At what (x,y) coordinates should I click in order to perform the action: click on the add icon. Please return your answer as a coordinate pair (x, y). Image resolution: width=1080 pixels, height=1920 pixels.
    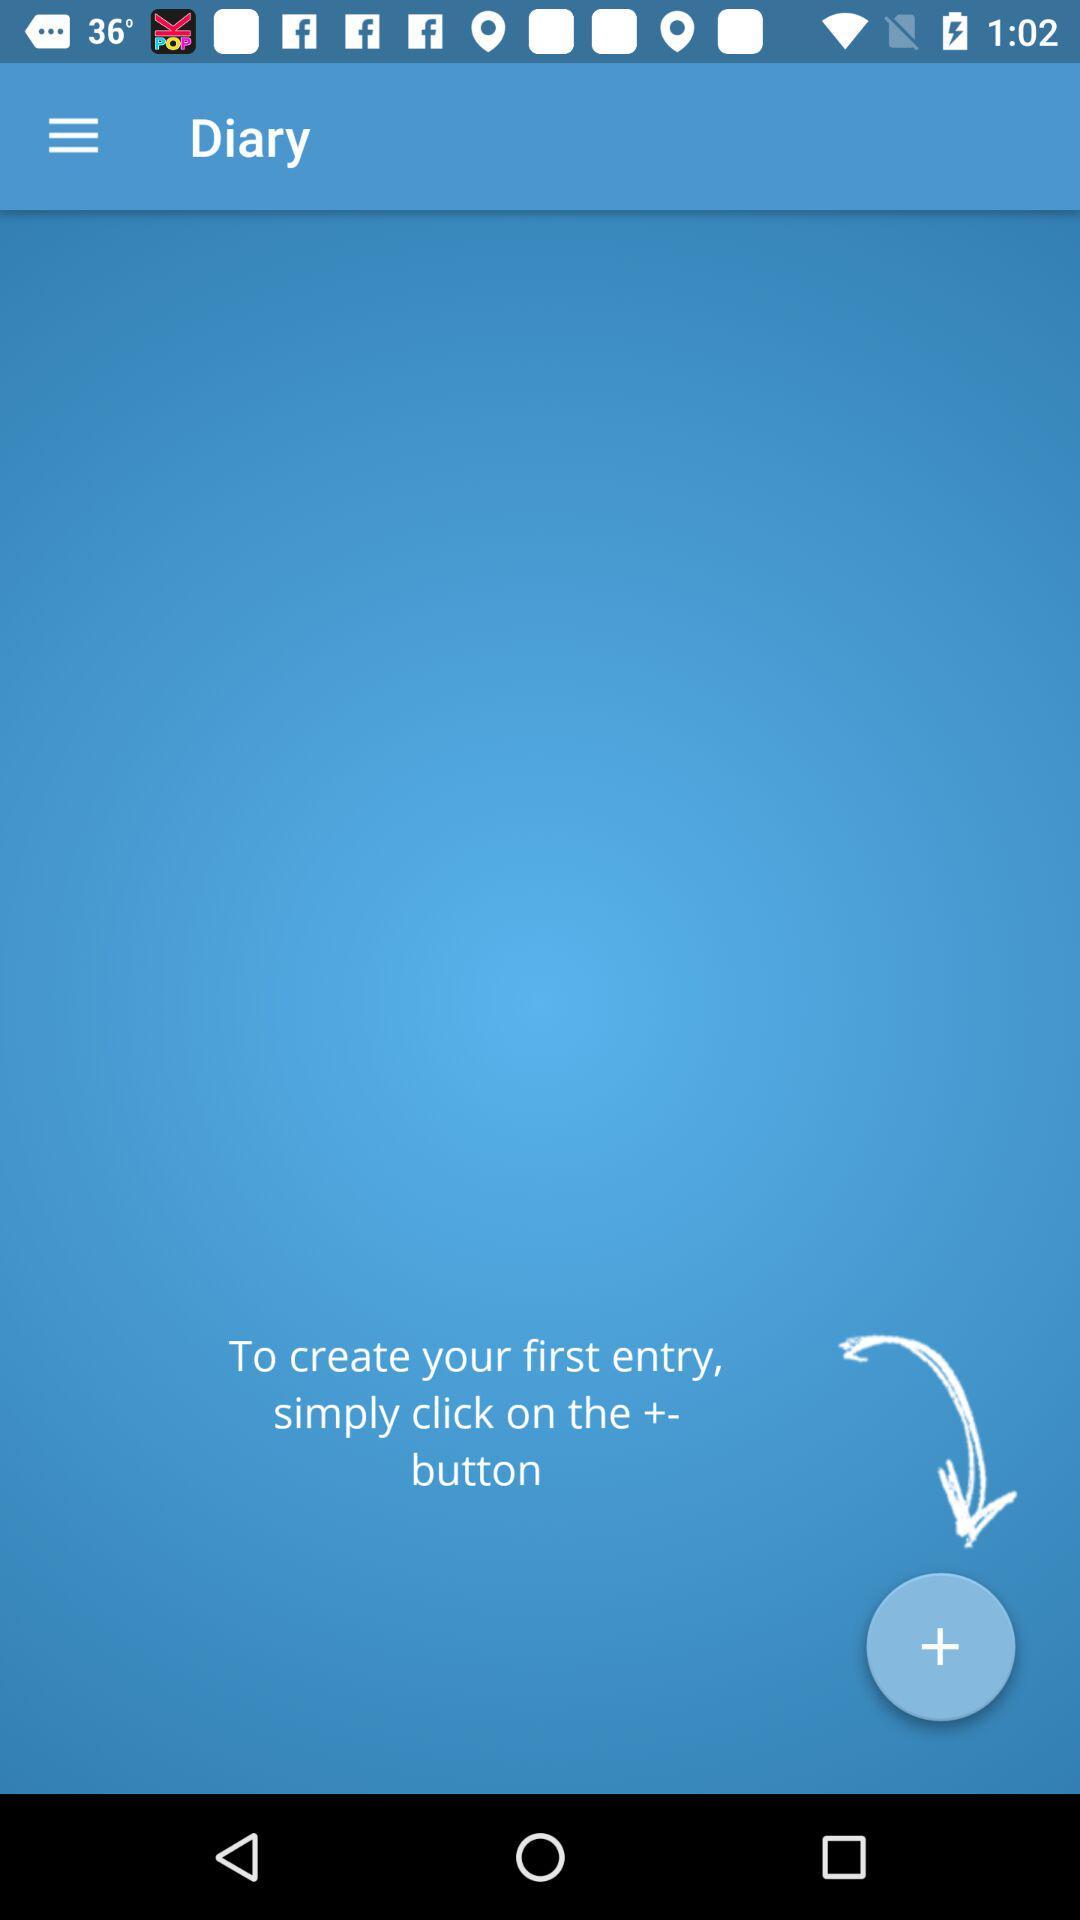
    Looking at the image, I should click on (940, 1654).